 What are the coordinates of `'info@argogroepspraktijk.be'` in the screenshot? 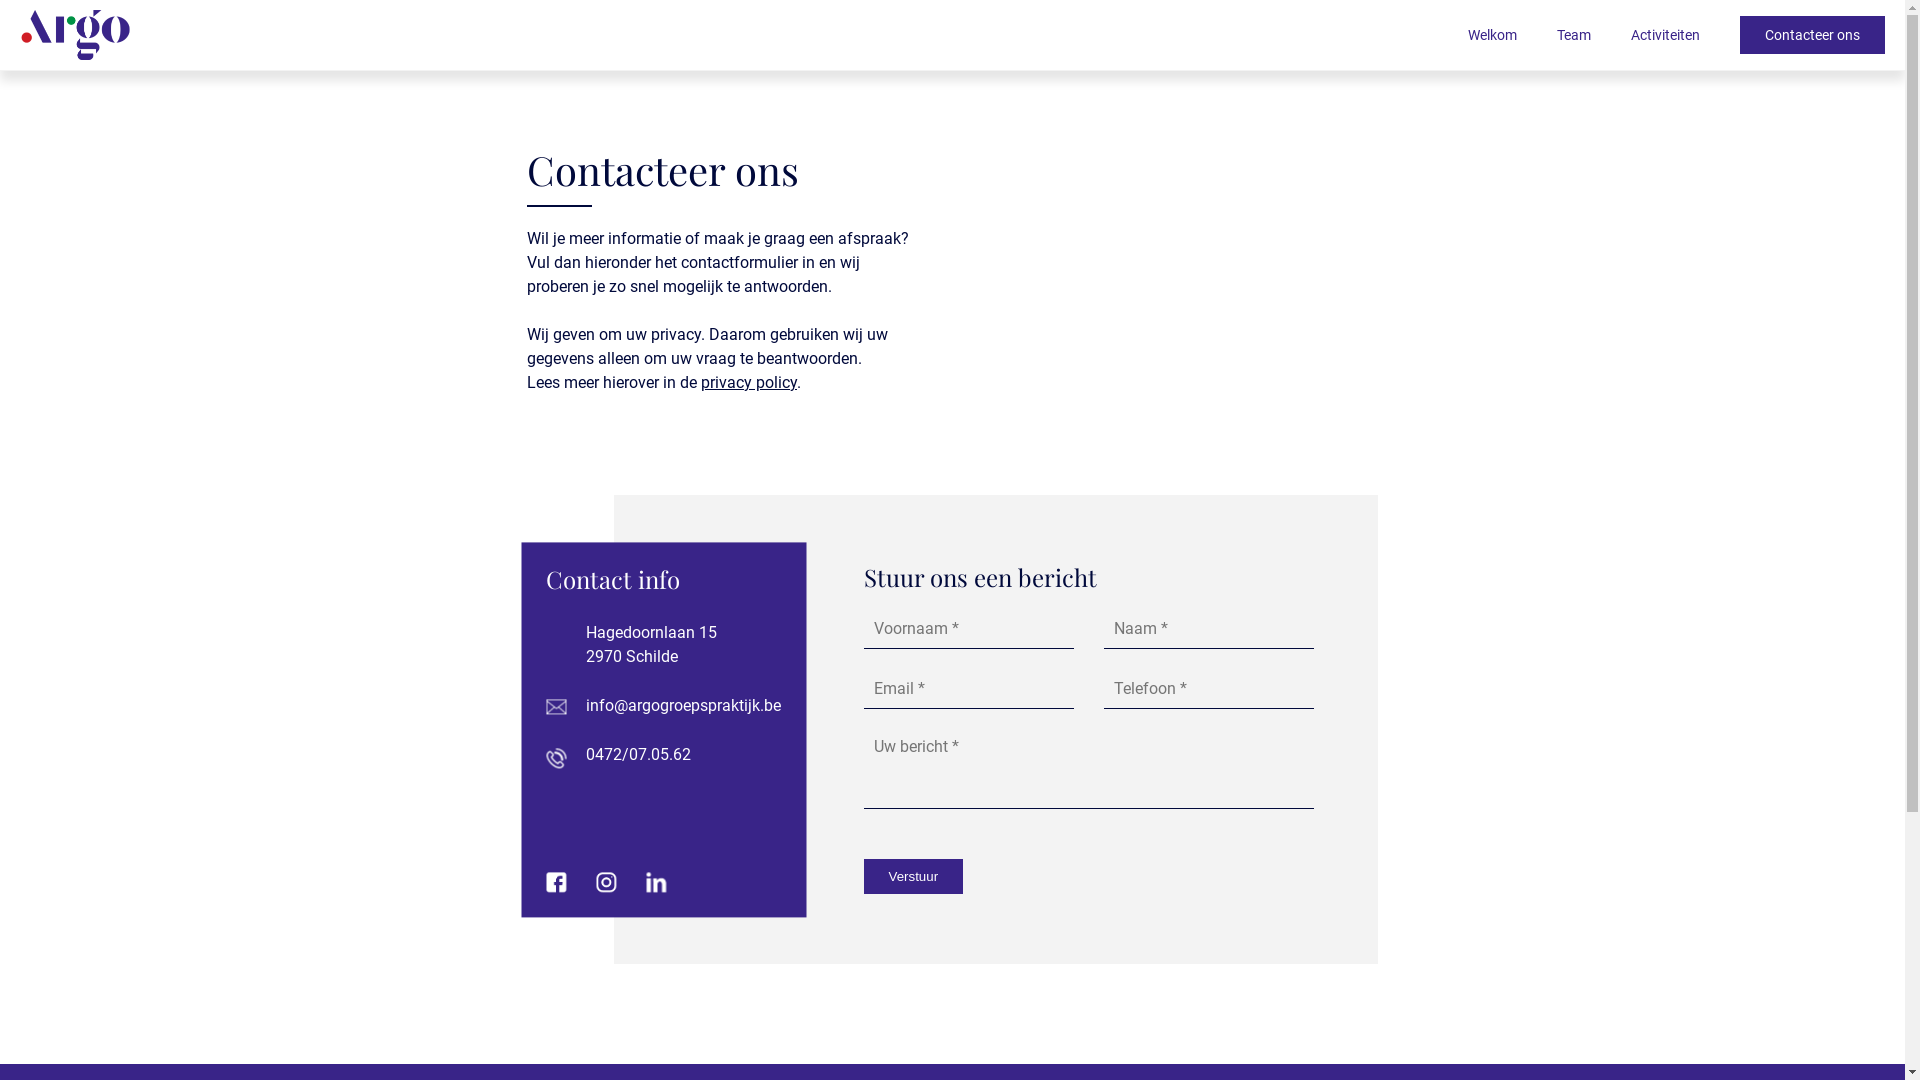 It's located at (584, 704).